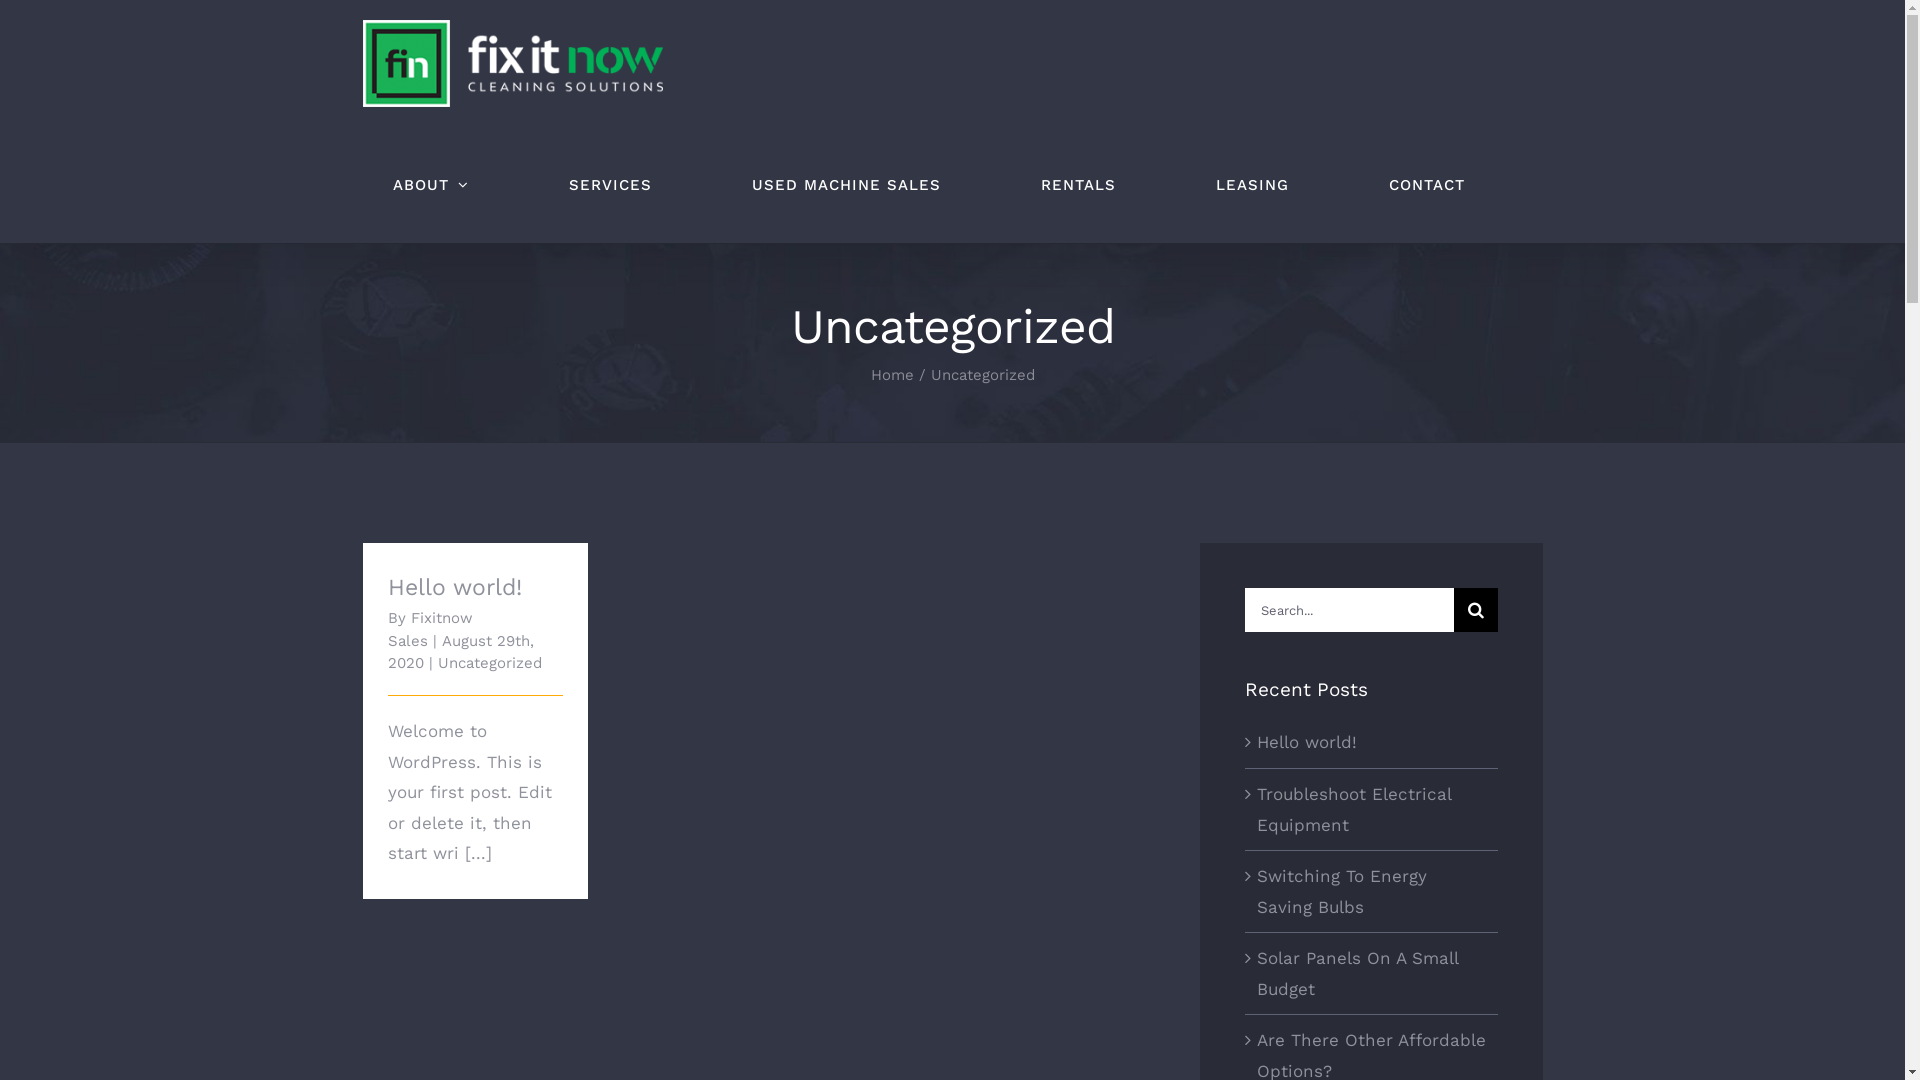  What do you see at coordinates (1256, 972) in the screenshot?
I see `'Solar Panels On A Small Budget'` at bounding box center [1256, 972].